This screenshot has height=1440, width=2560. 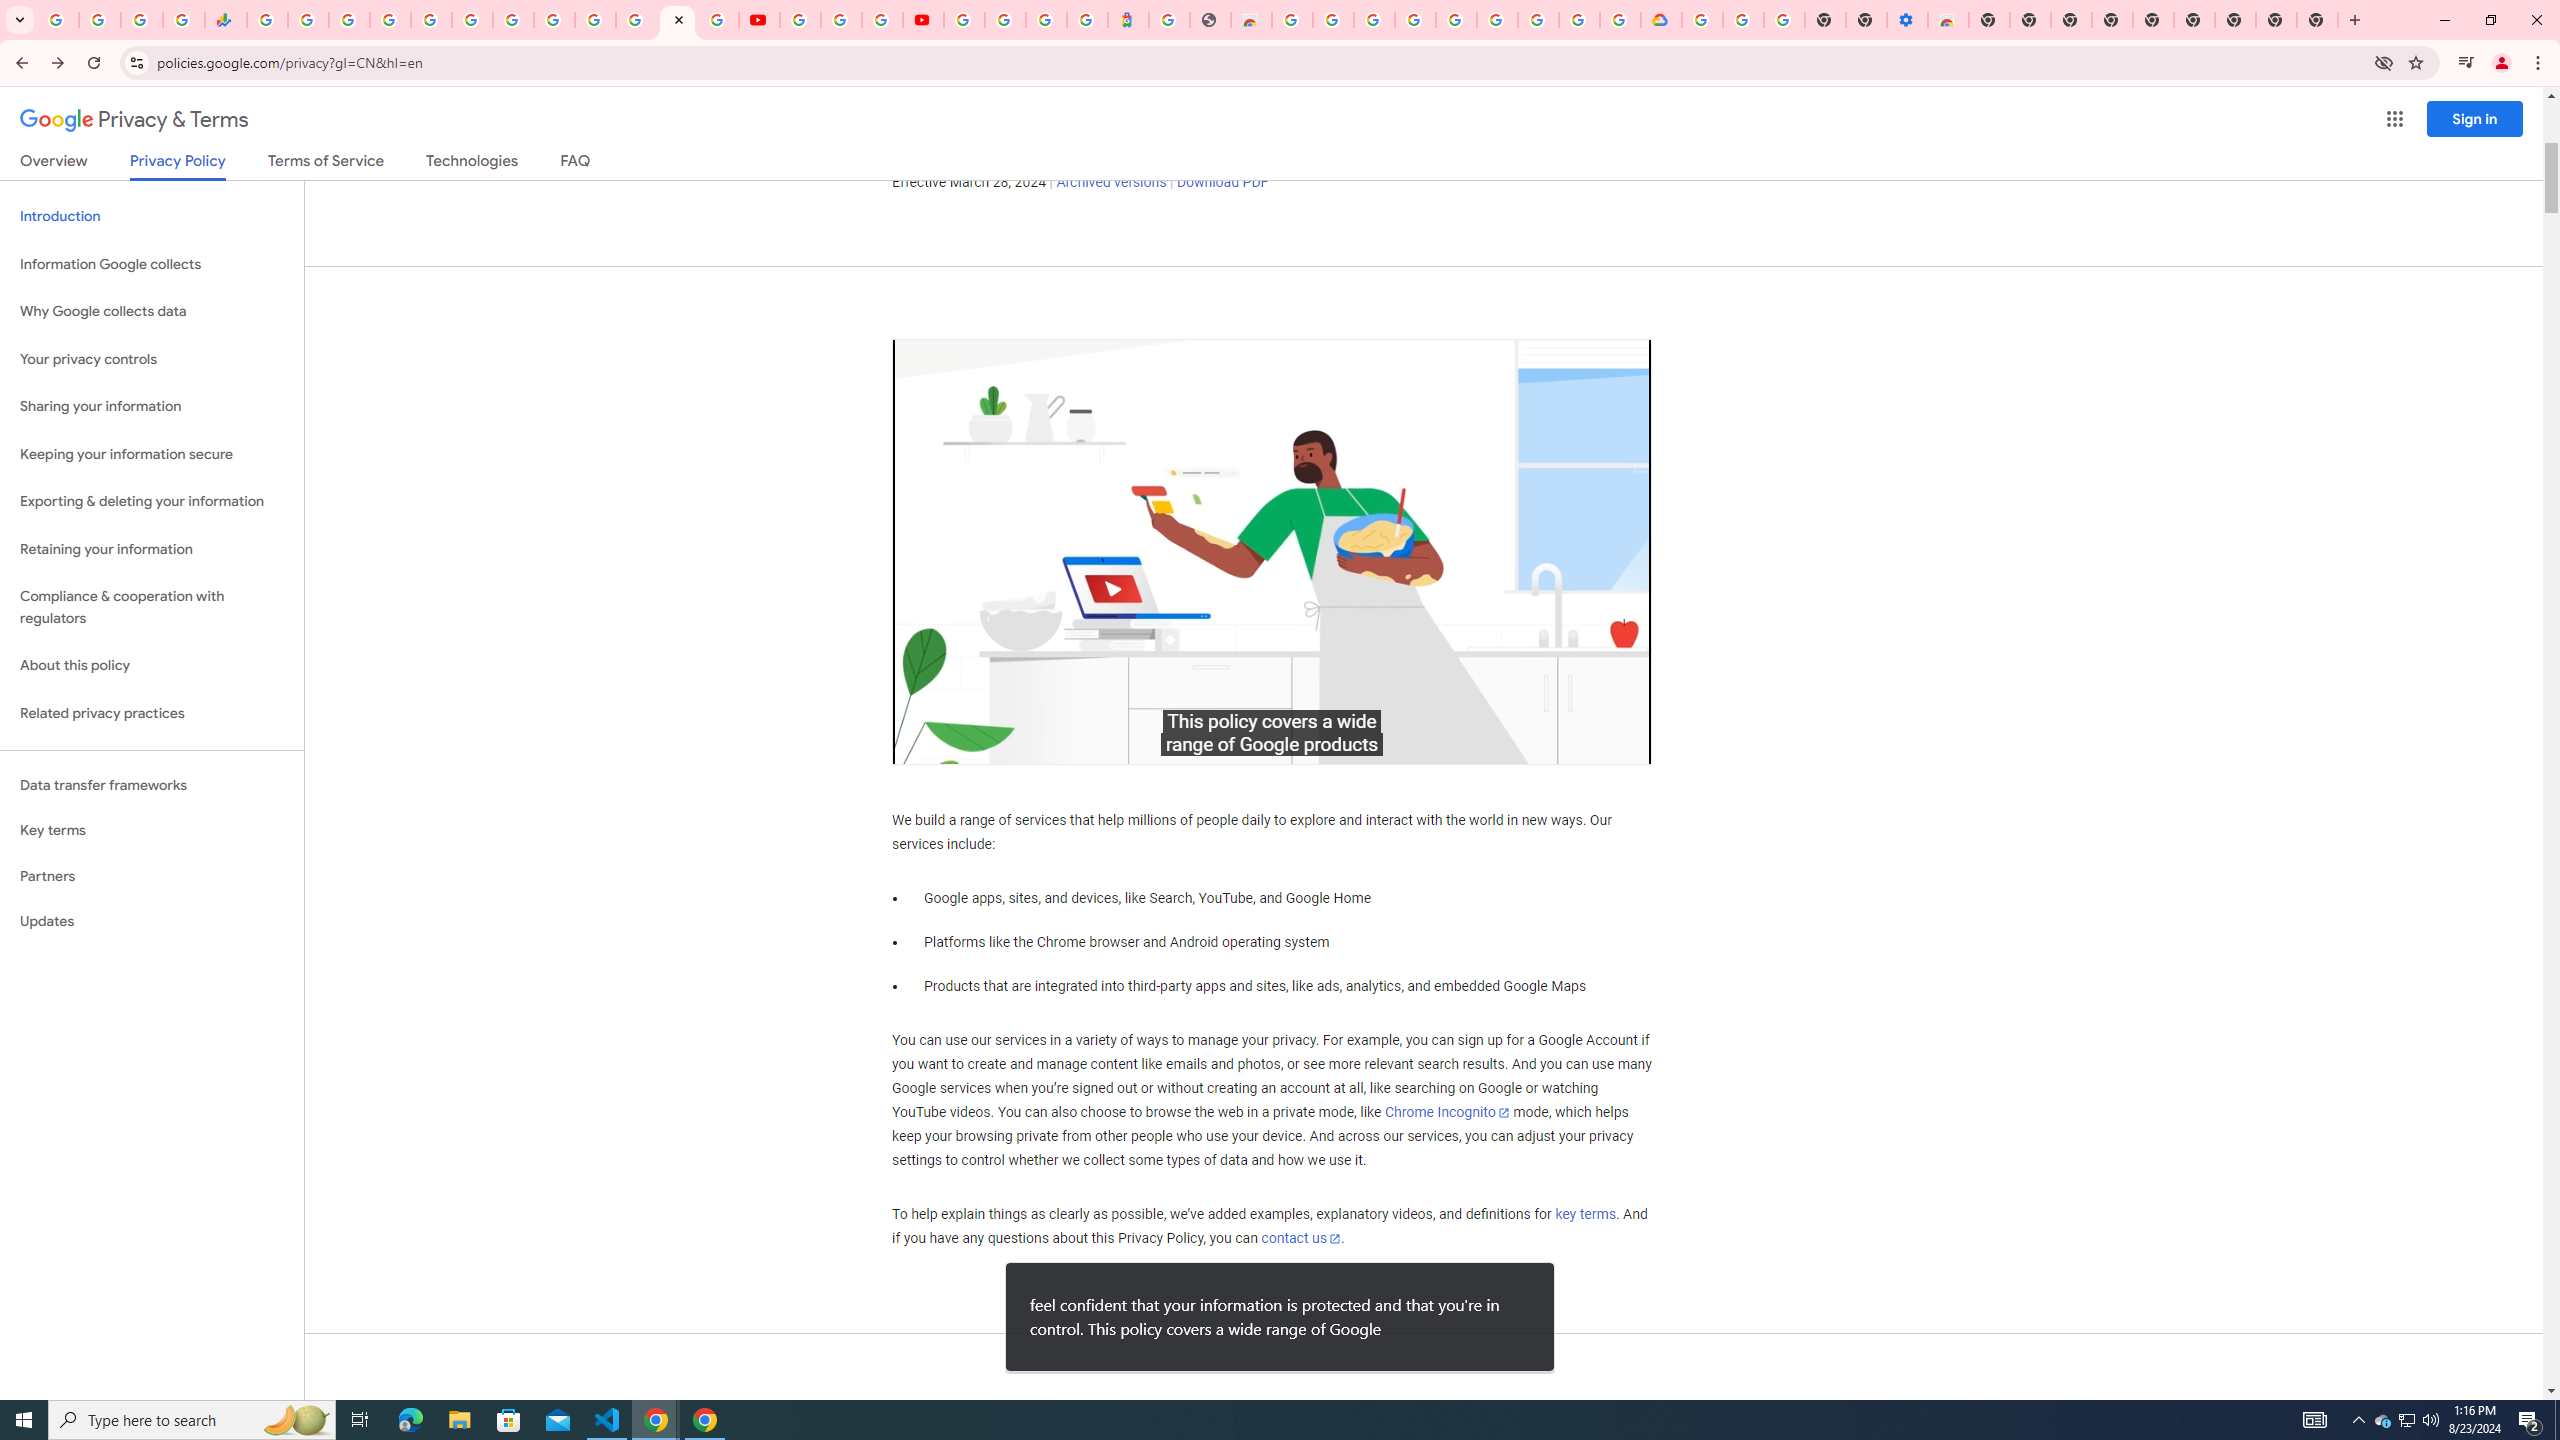 I want to click on 'Related privacy practices', so click(x=151, y=712).